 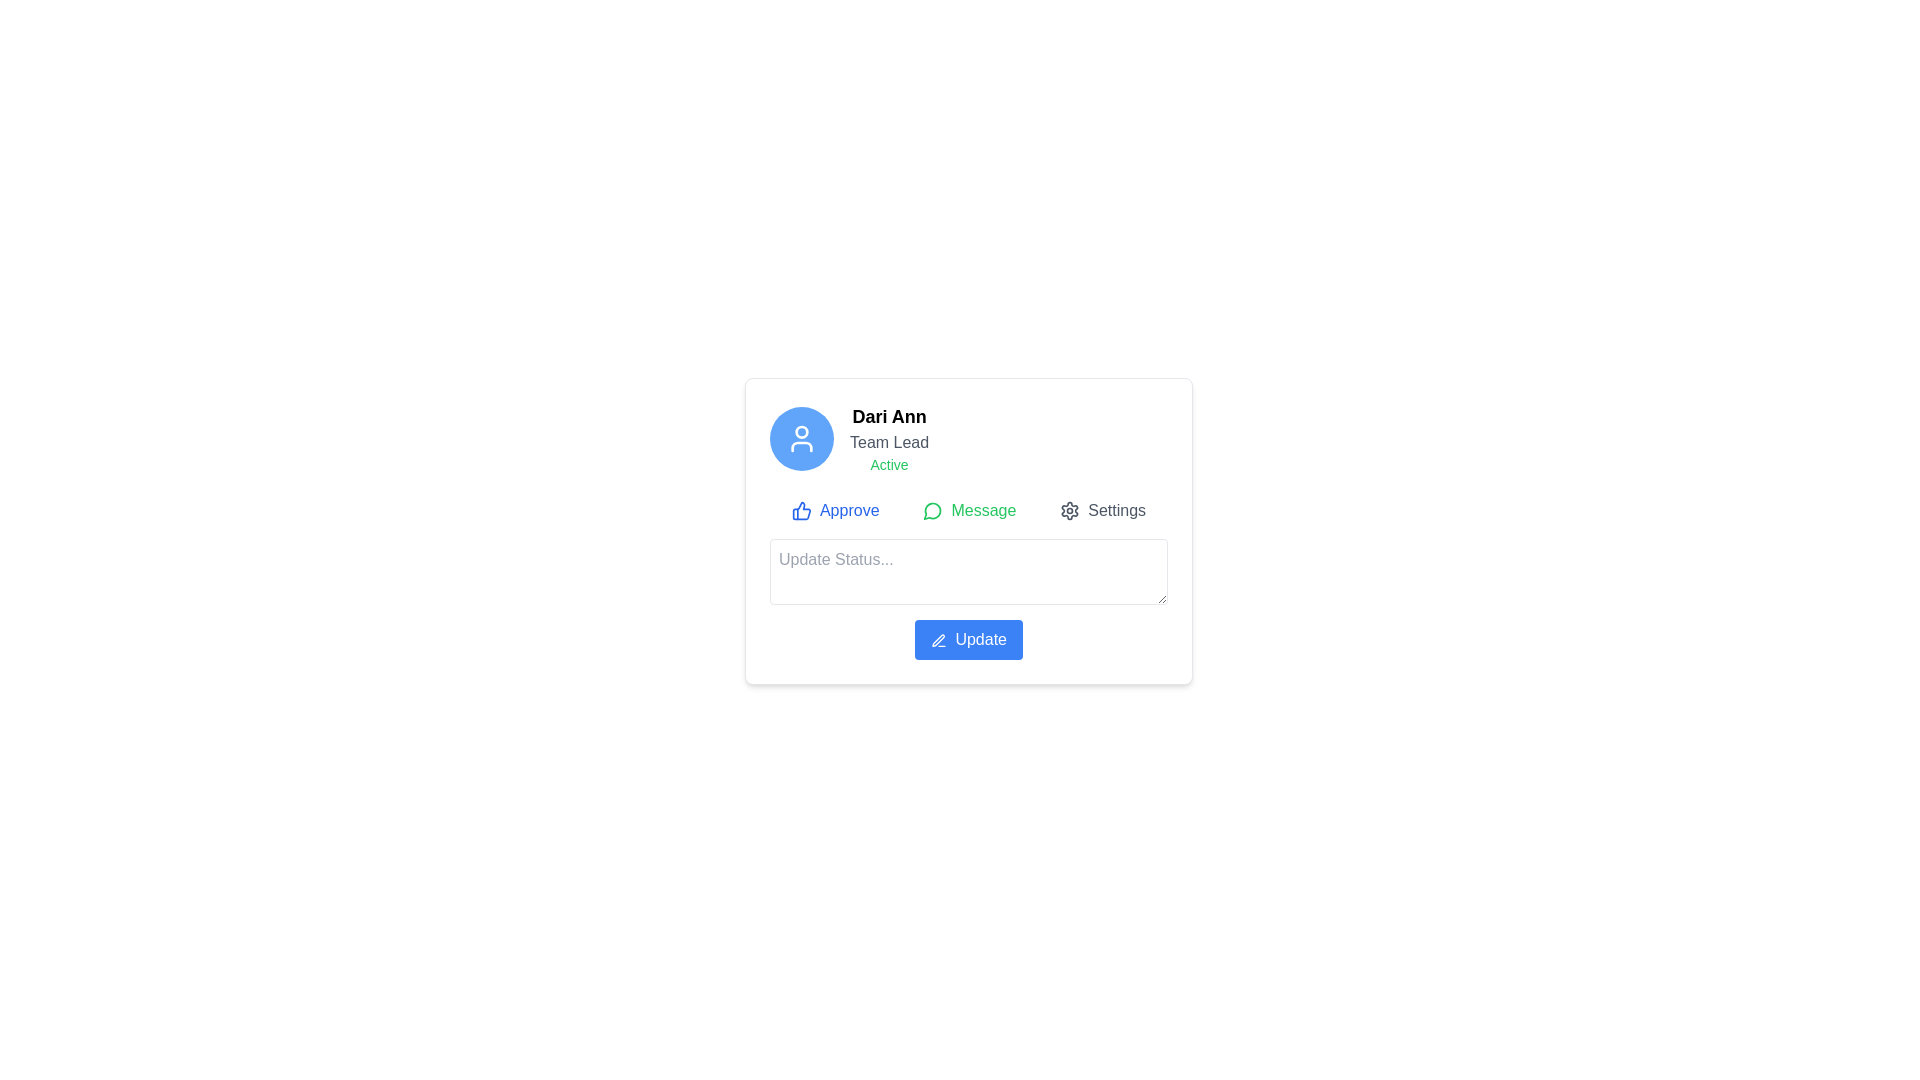 I want to click on the circular icon positioned to the left of the 'Message' label, which visually supports messaging functionality, so click(x=932, y=509).